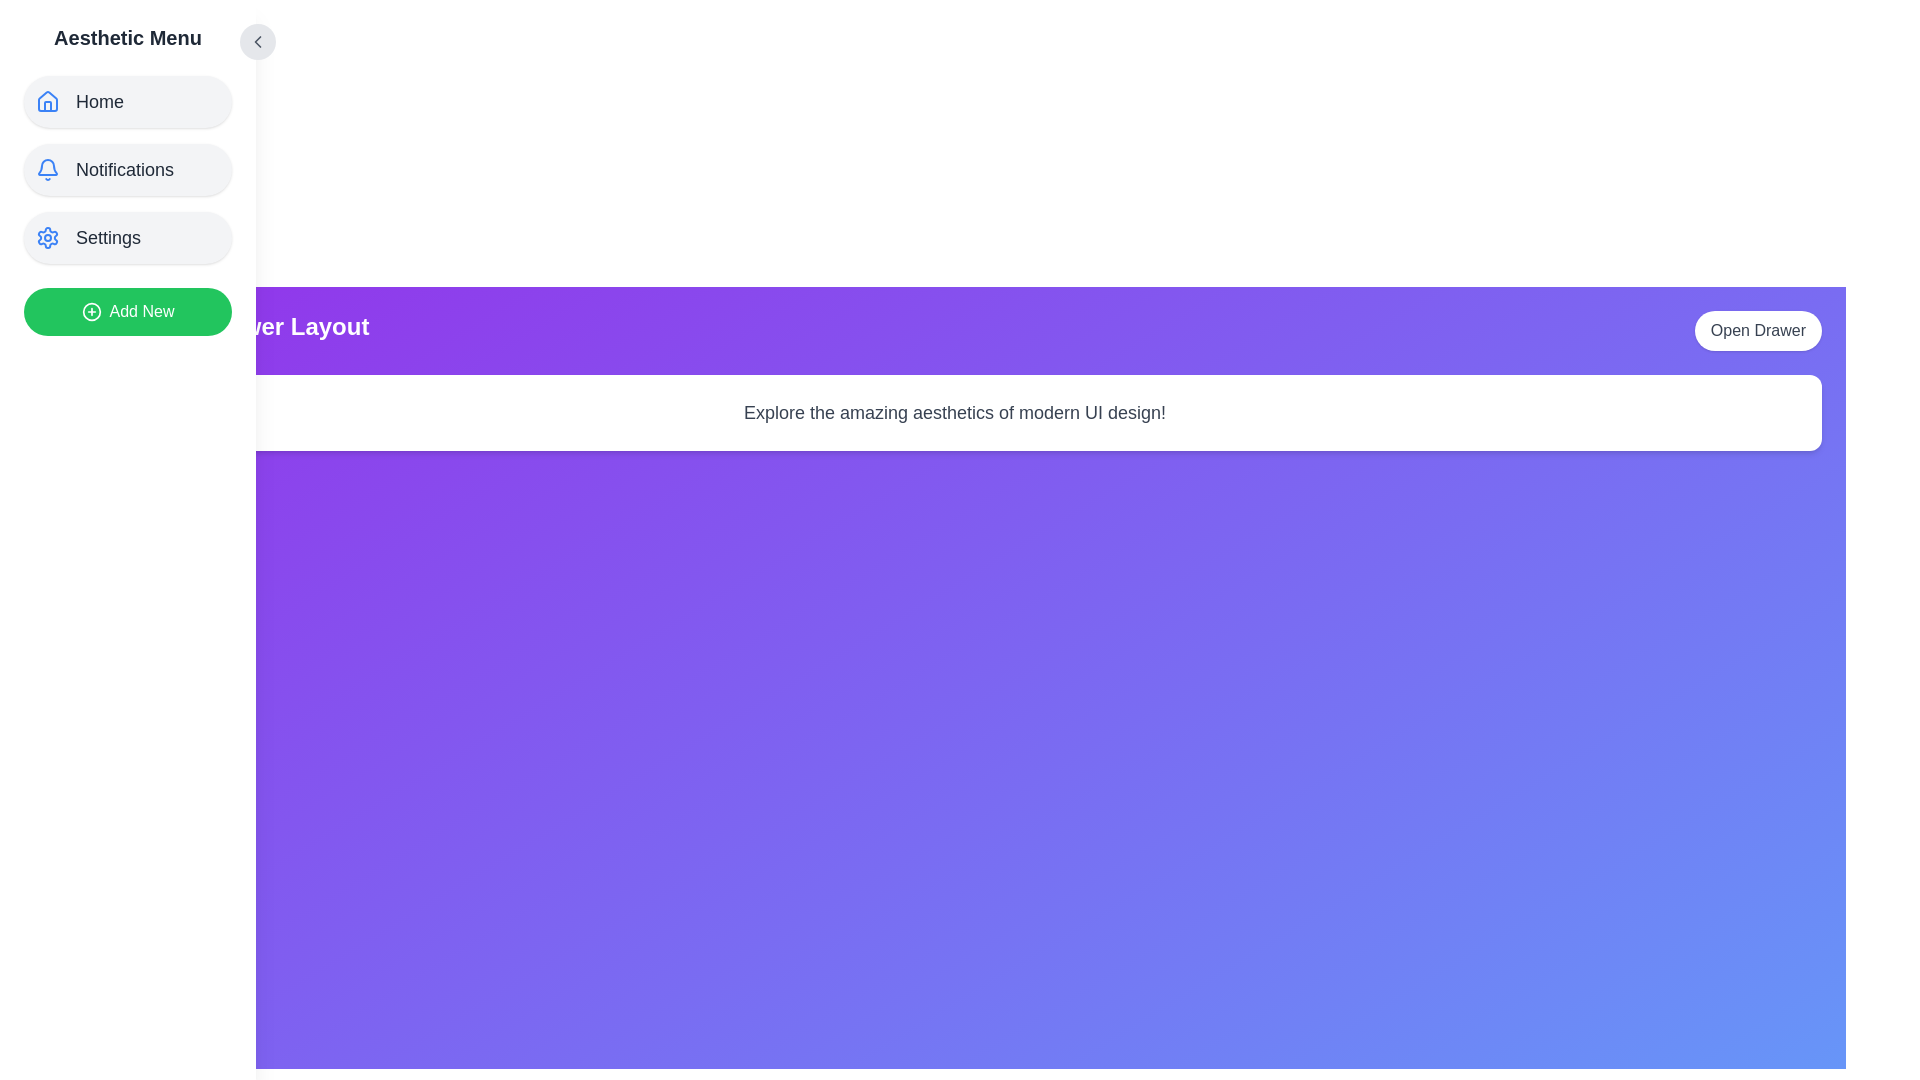  Describe the element at coordinates (127, 312) in the screenshot. I see `the 'Add New Item' button located at the bottom of the vertical navigation menu to observe any hover effects` at that location.